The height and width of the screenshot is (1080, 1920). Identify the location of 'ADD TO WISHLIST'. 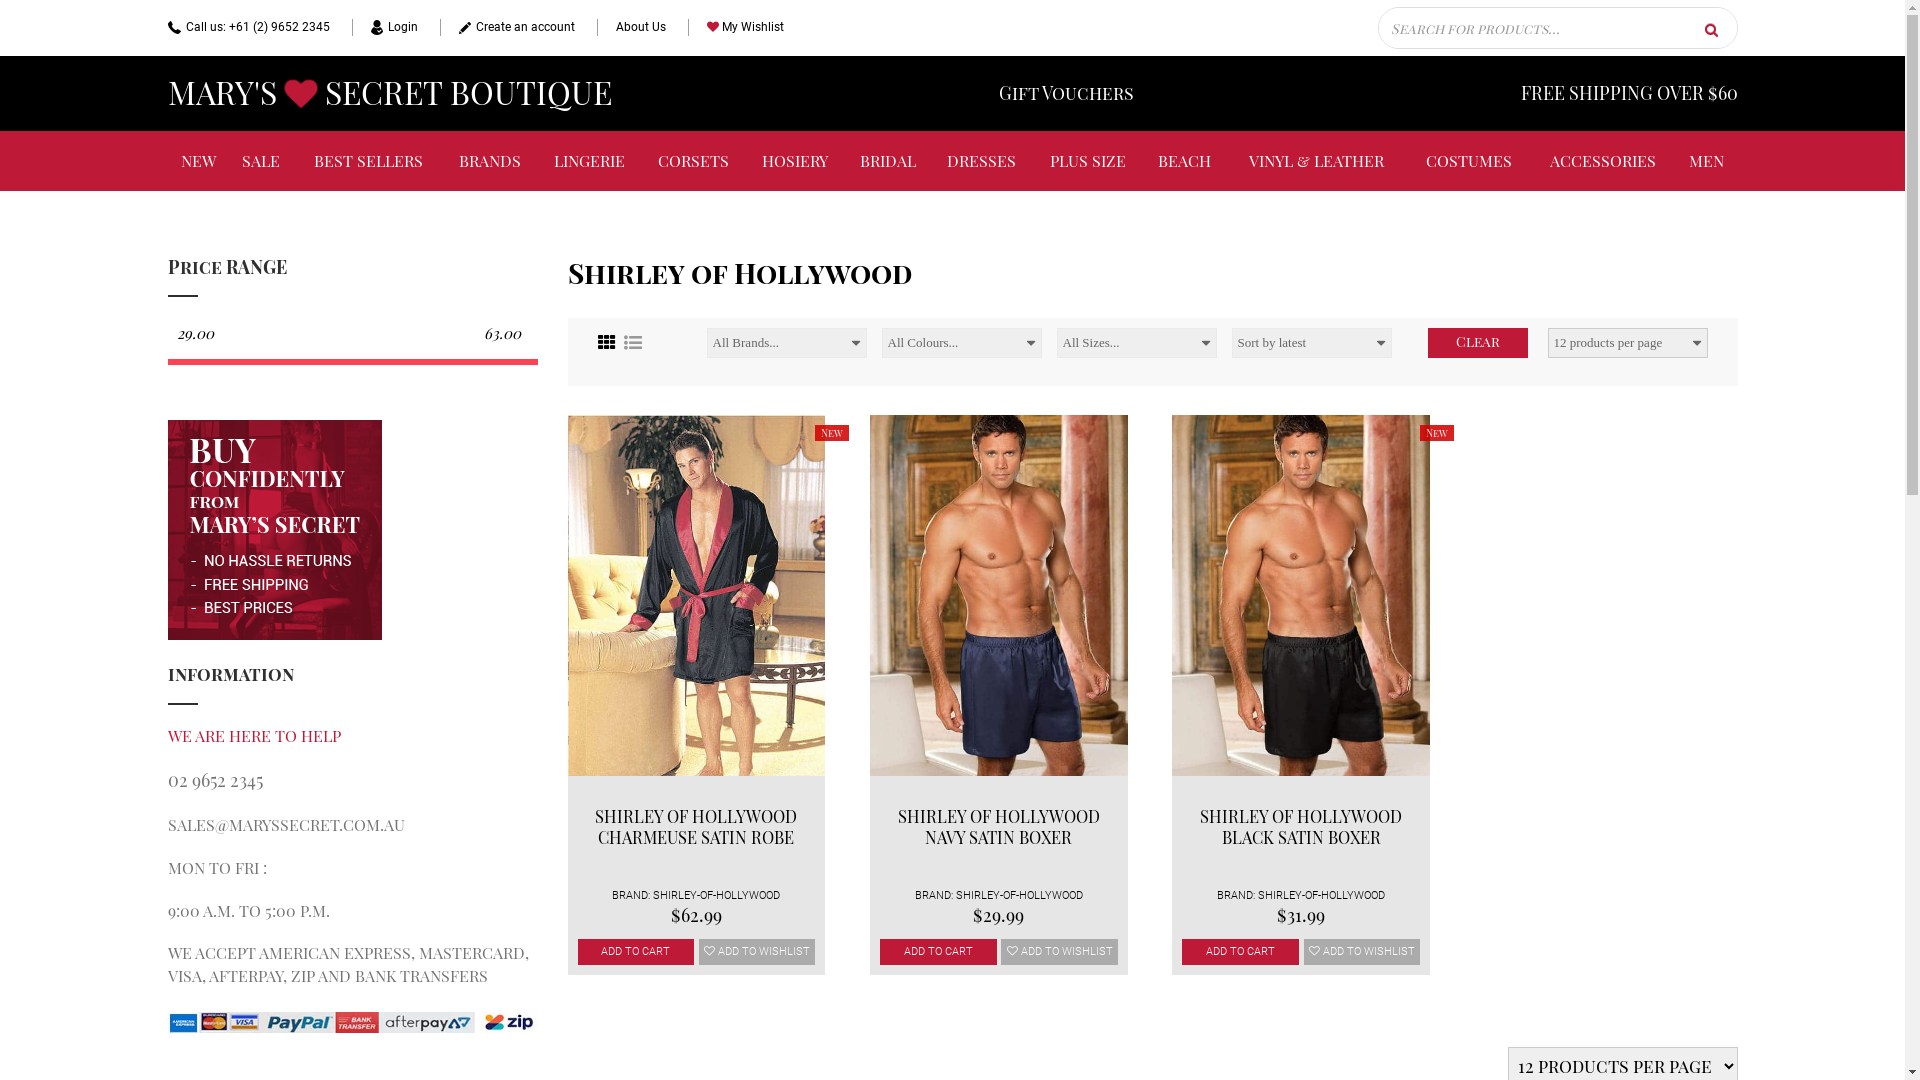
(1361, 951).